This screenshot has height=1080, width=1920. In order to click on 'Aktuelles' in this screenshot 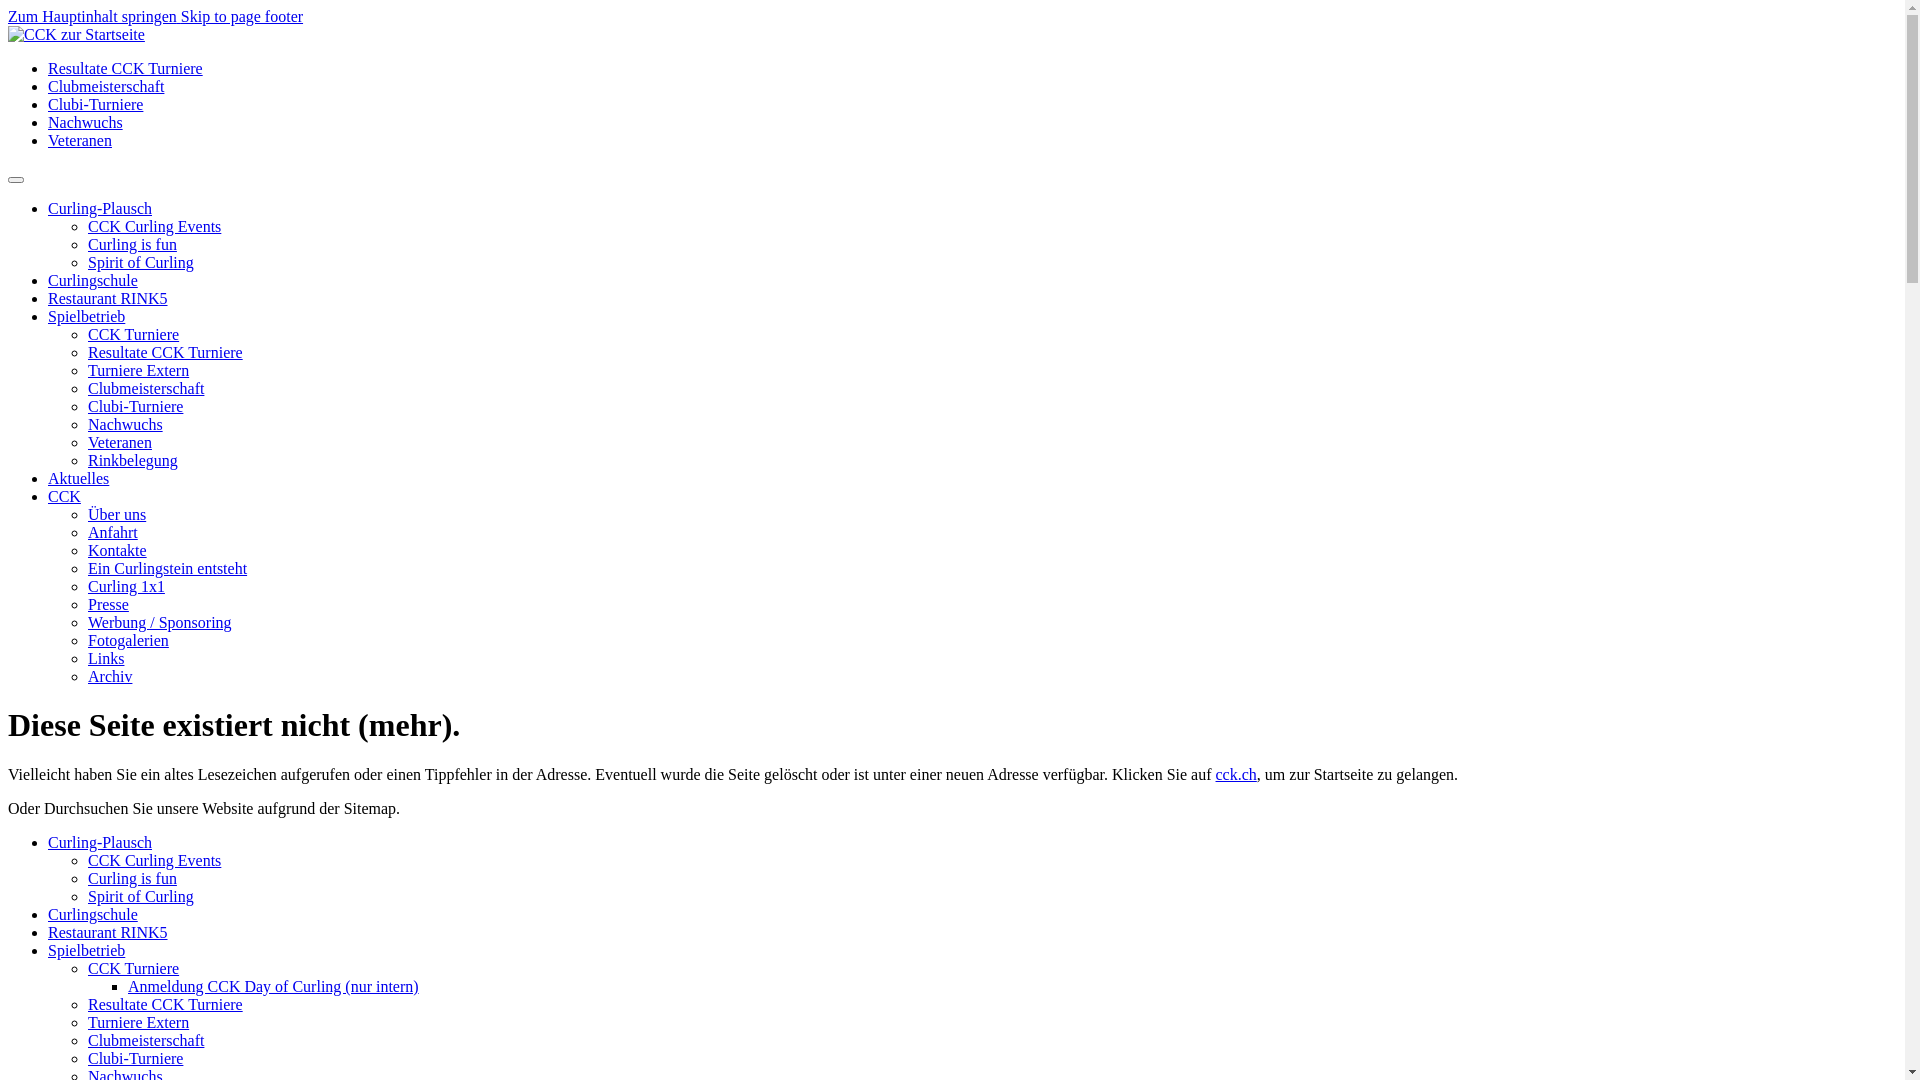, I will do `click(78, 478)`.